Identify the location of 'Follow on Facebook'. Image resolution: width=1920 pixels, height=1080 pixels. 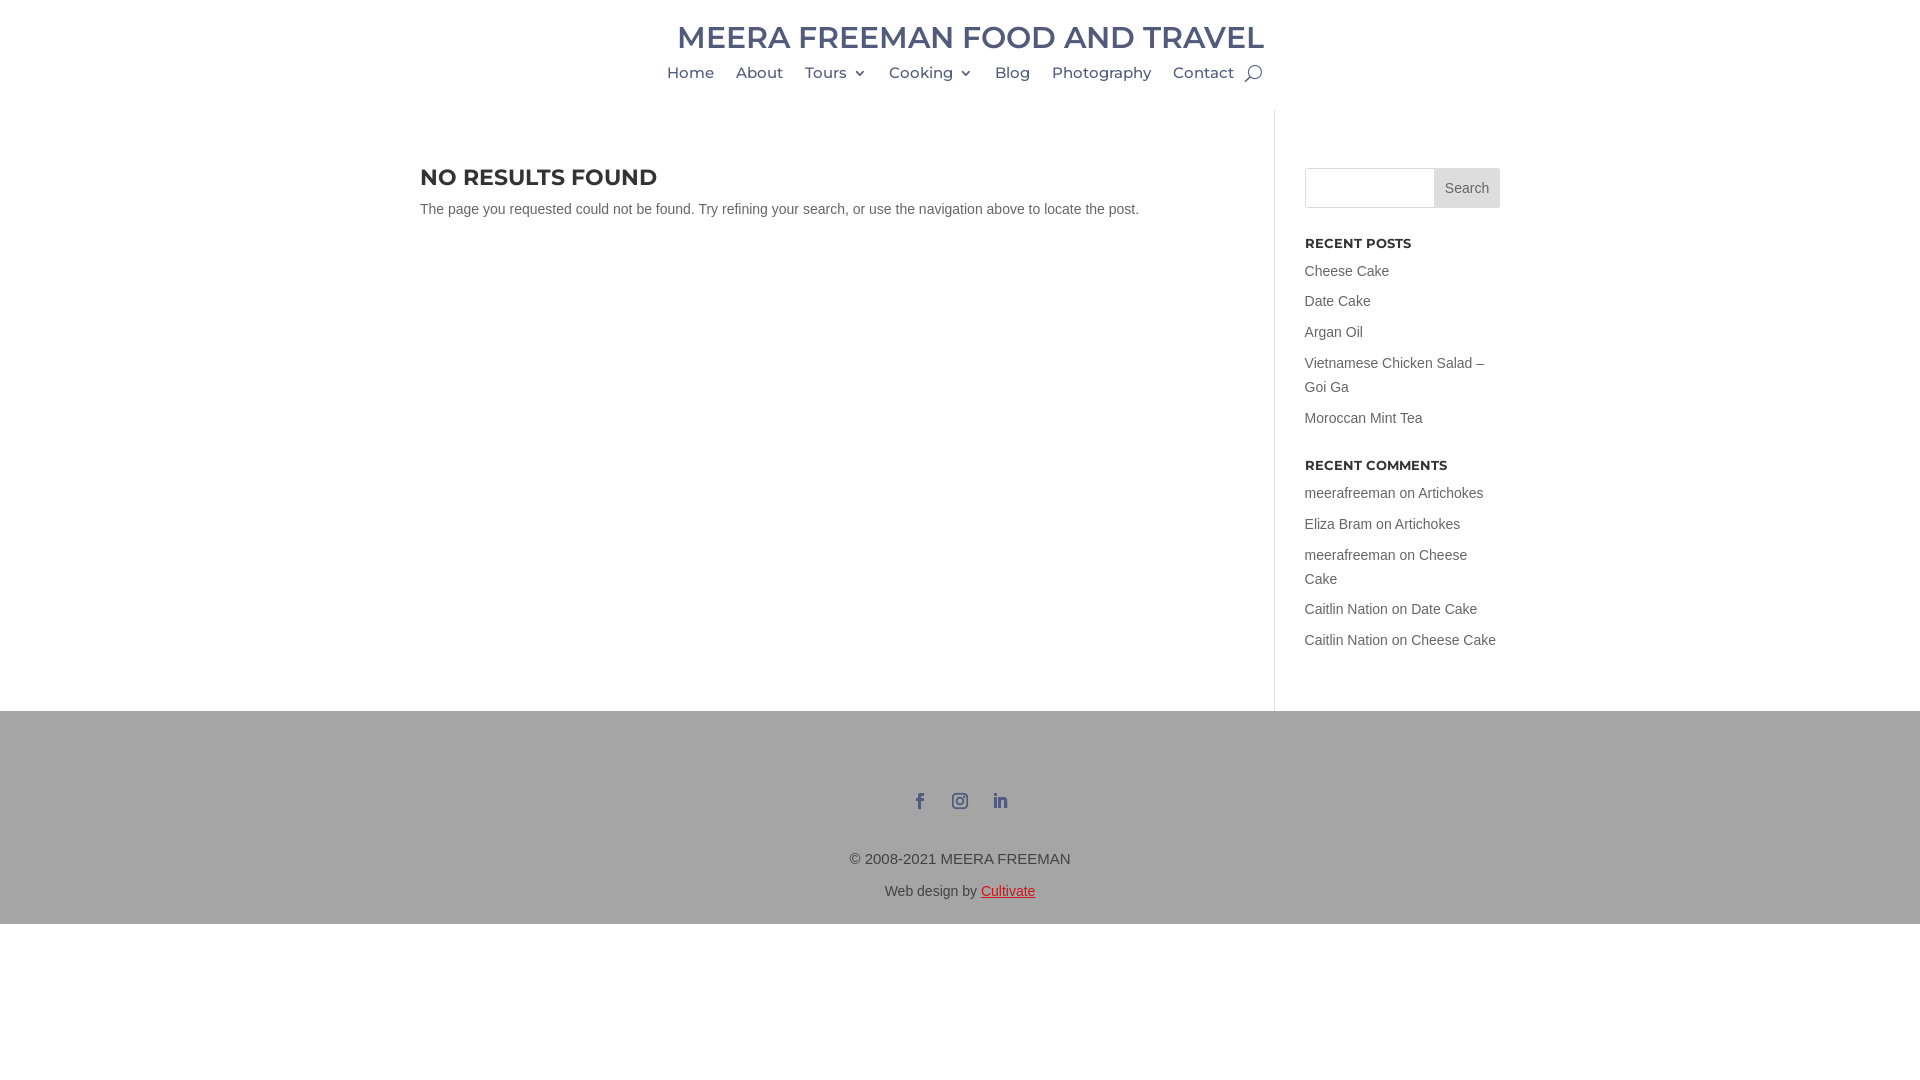
(919, 800).